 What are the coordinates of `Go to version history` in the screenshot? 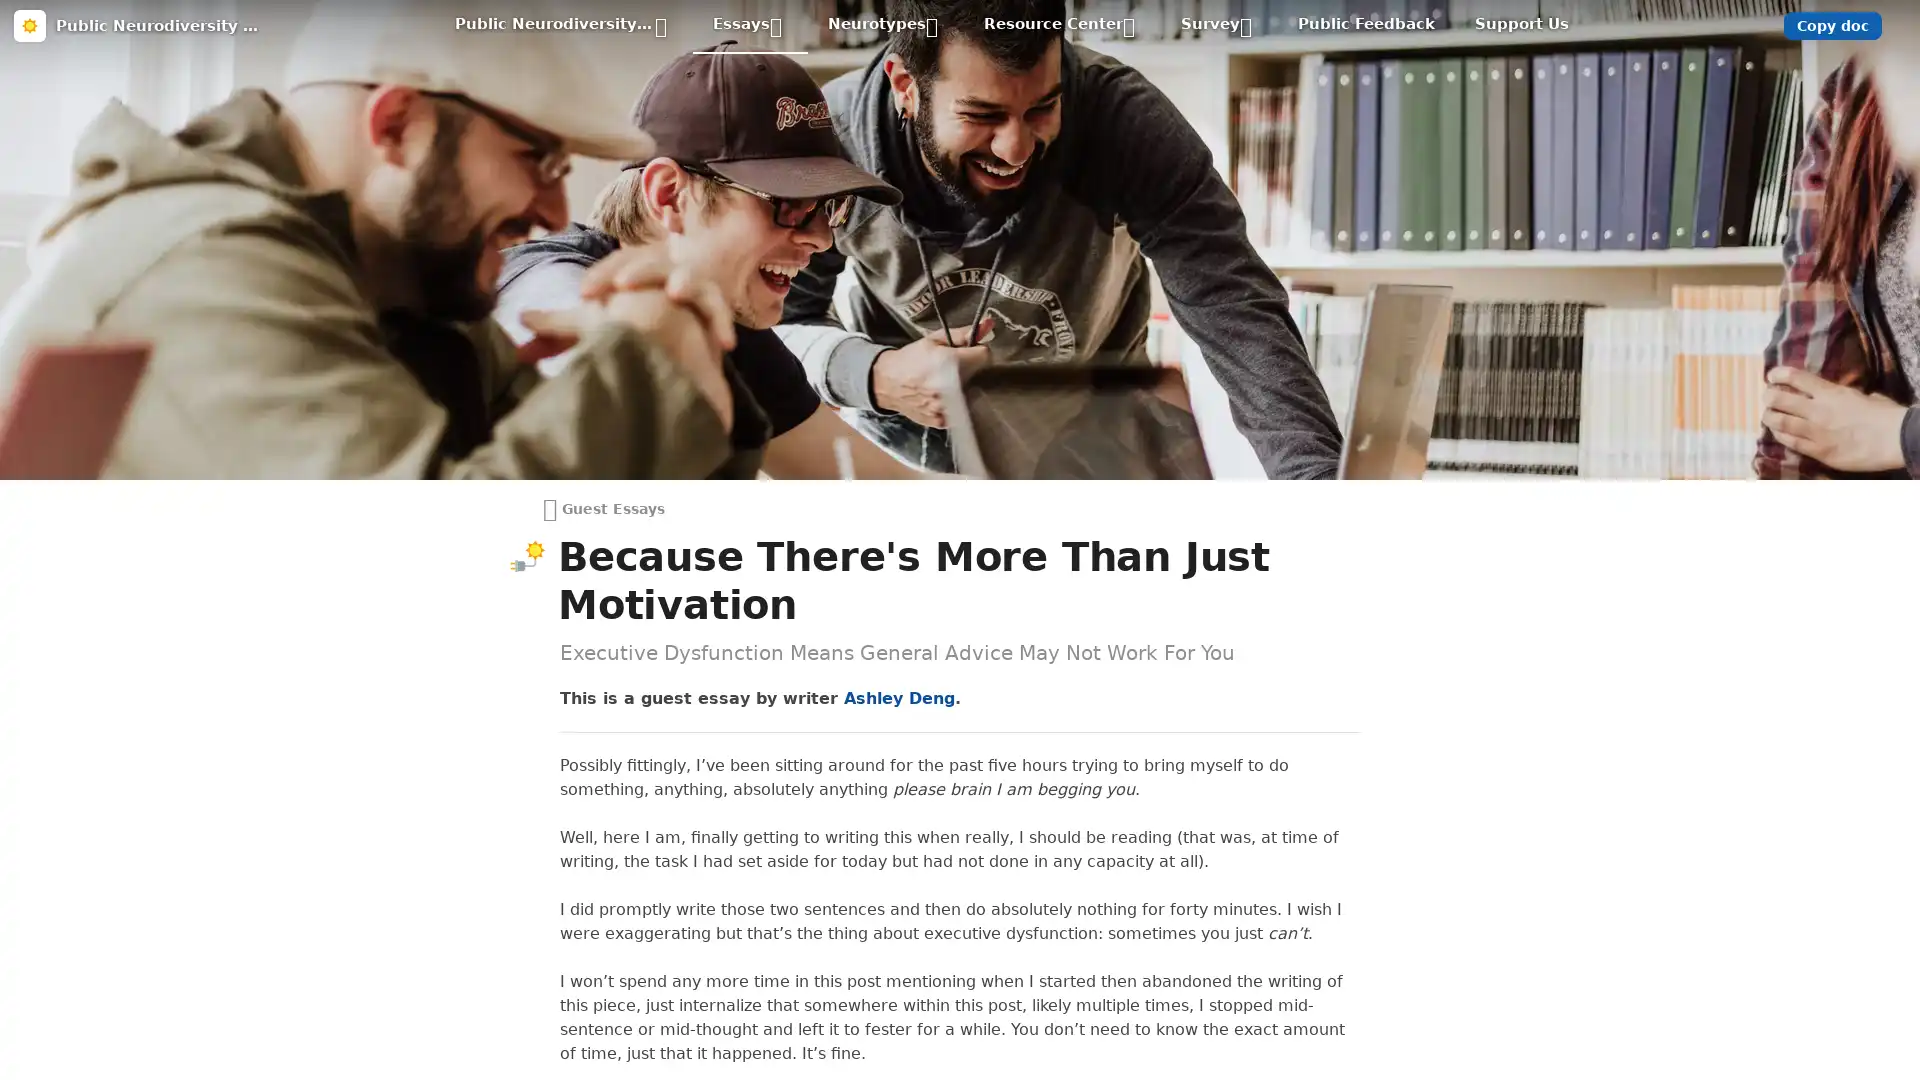 It's located at (849, 249).